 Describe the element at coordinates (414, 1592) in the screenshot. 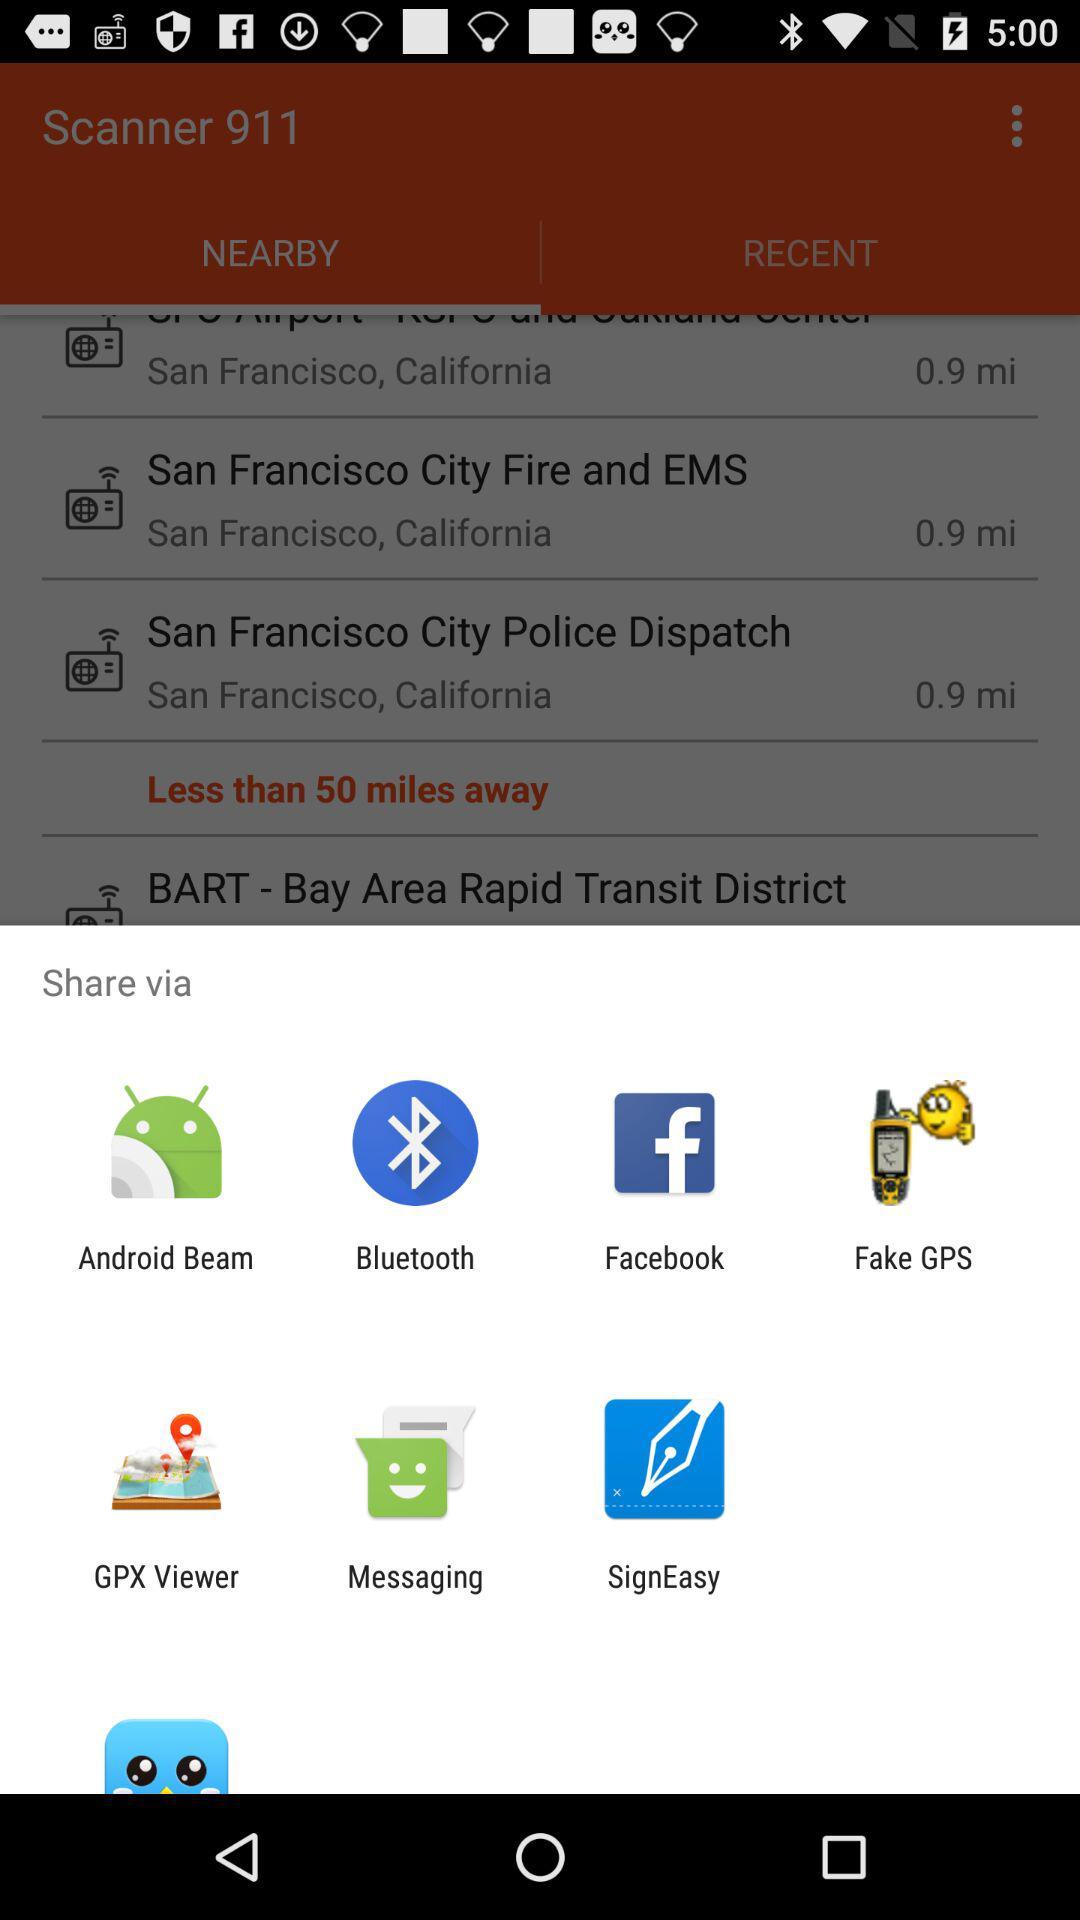

I see `app to the right of the gpx viewer` at that location.